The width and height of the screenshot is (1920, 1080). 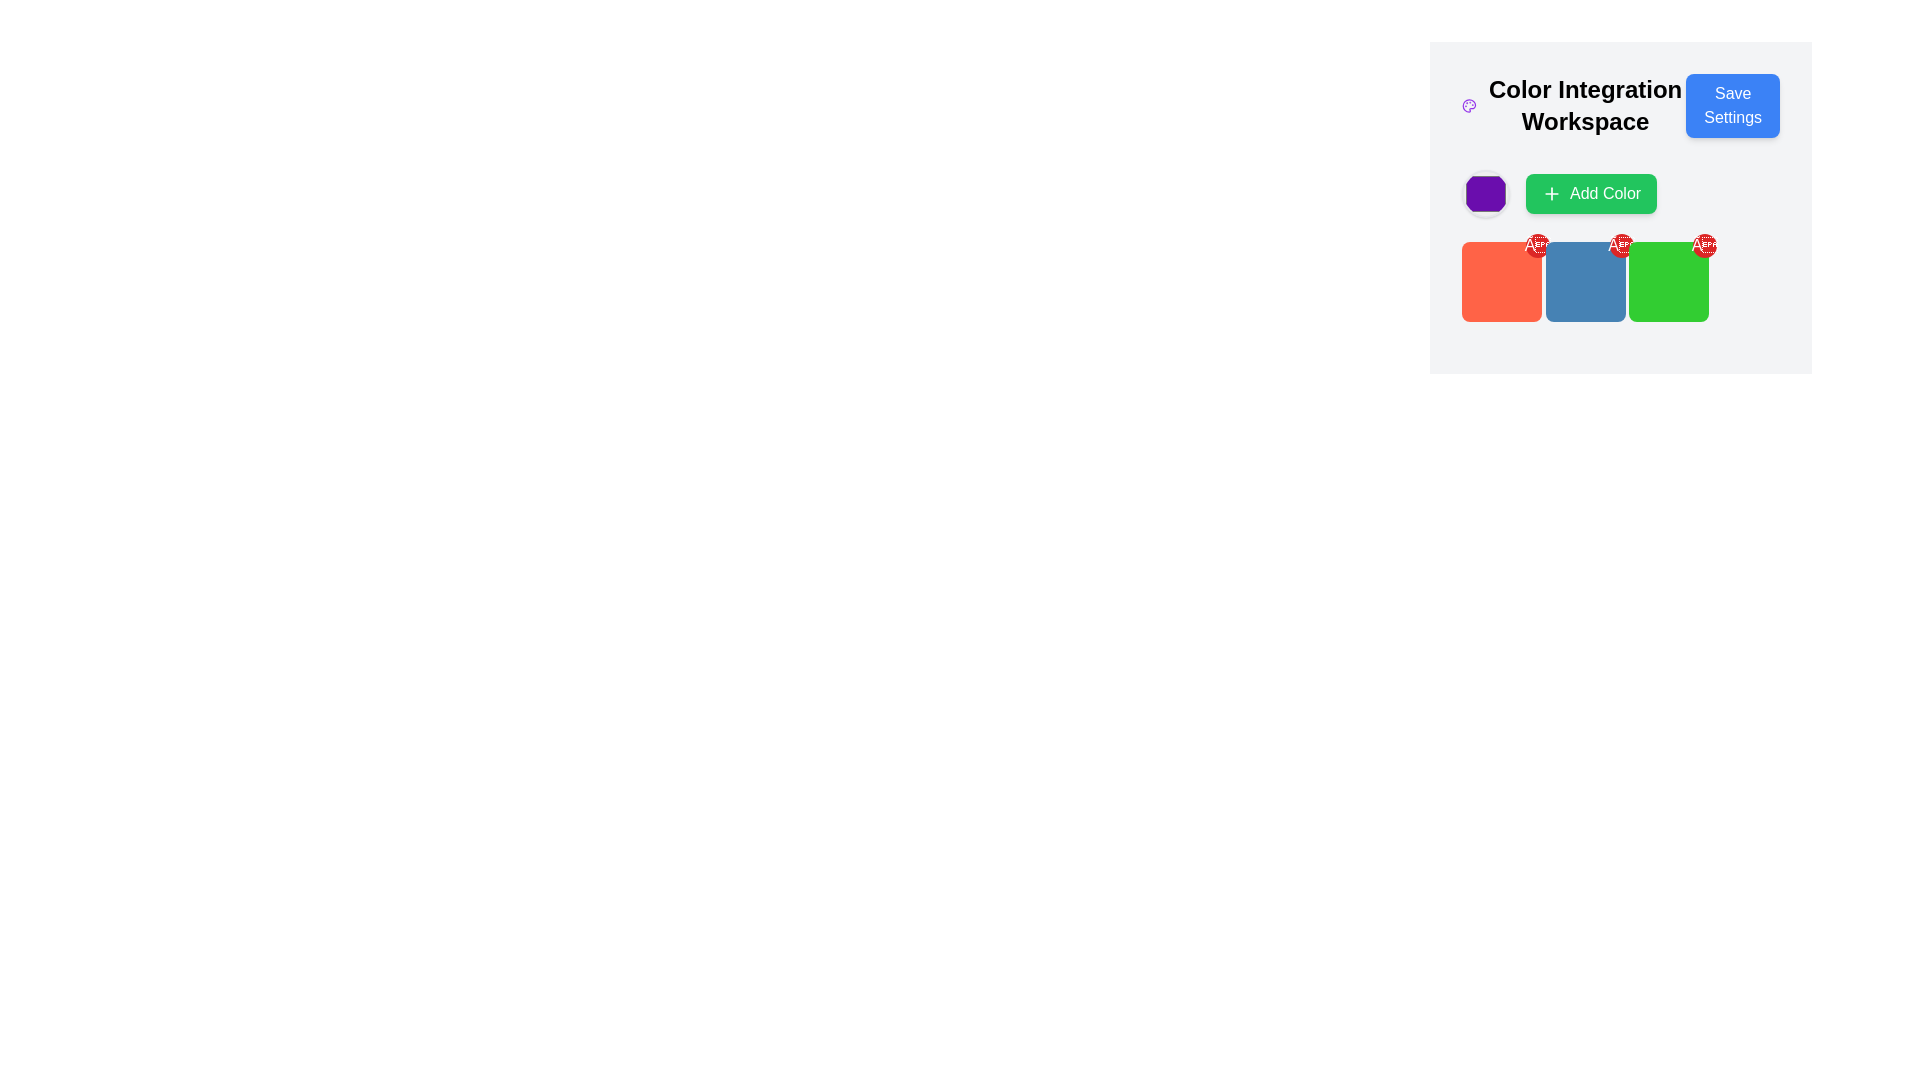 I want to click on the delete button located in the top-right corner of the associated green rectangular color tile in the grid of color tiles, so click(x=1621, y=245).